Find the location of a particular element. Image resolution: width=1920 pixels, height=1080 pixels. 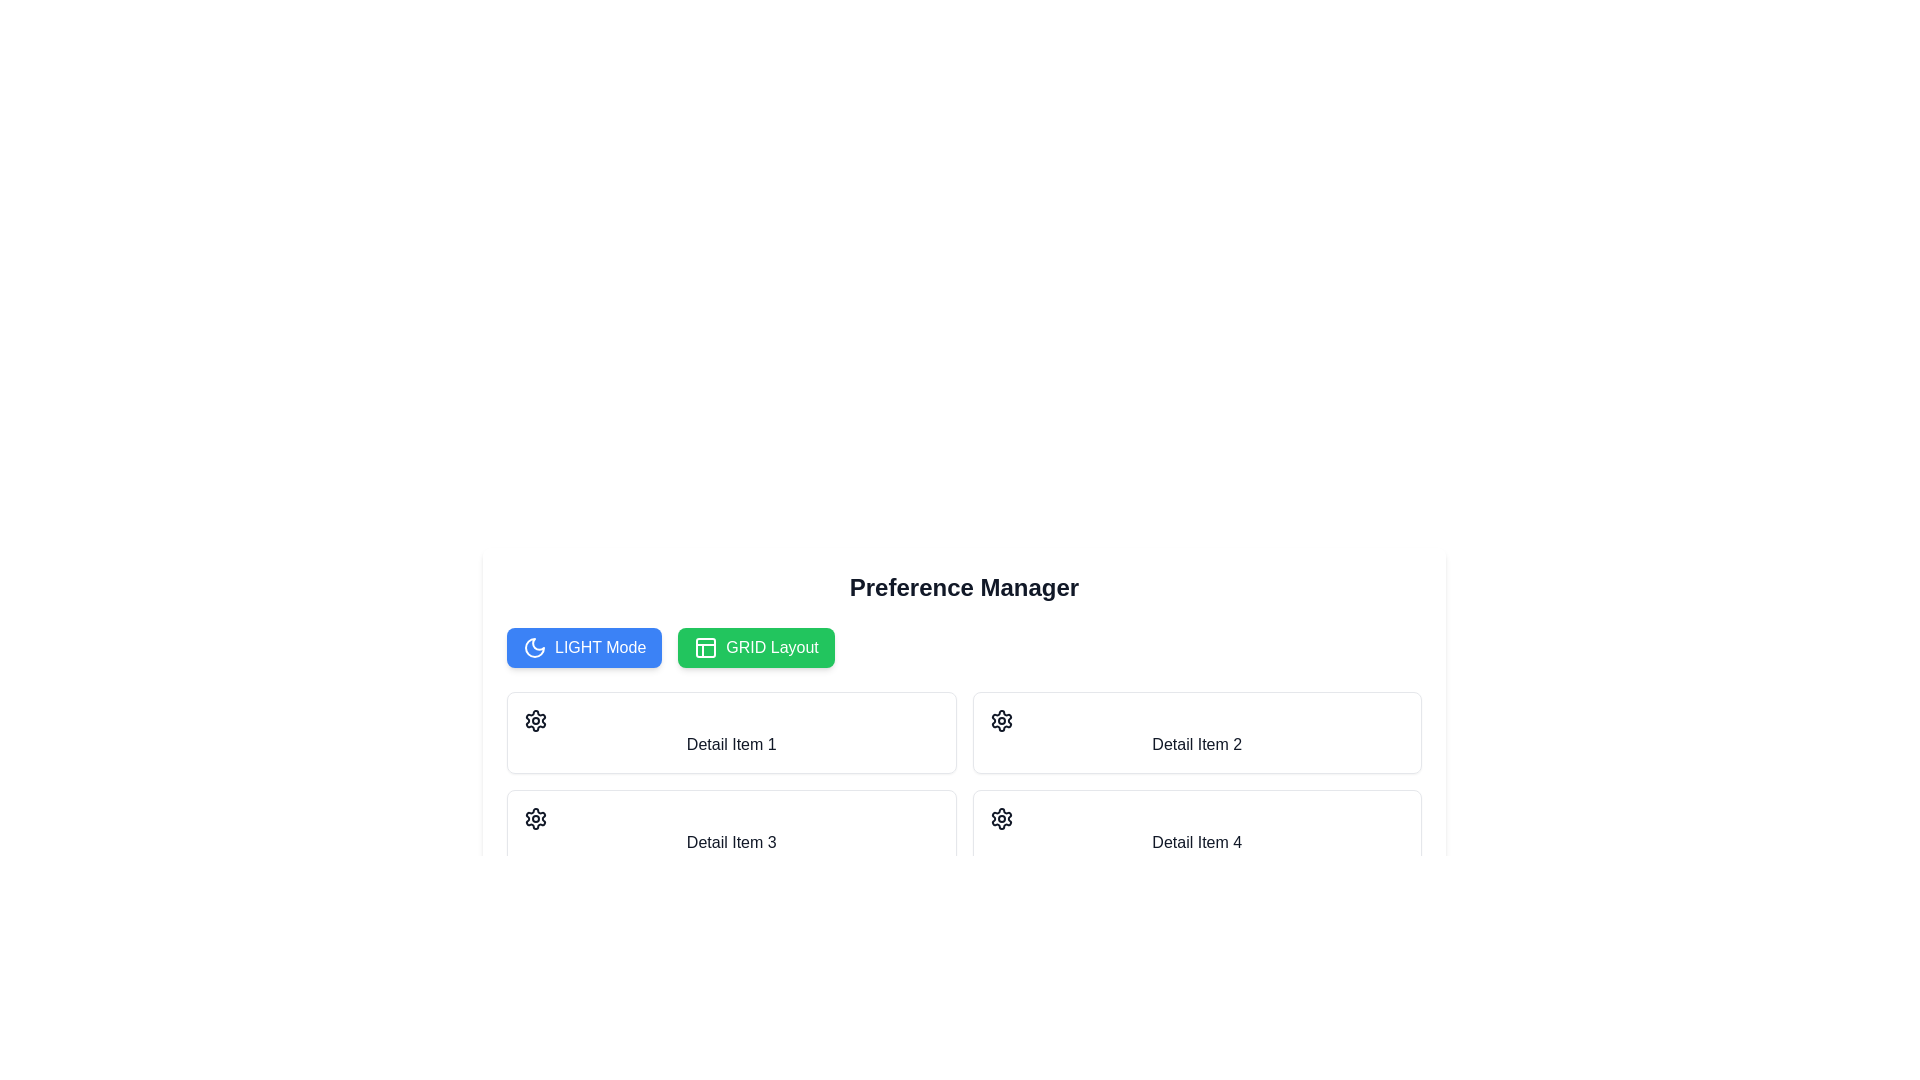

the leftmost toggle button under 'Preference Manager' is located at coordinates (583, 648).